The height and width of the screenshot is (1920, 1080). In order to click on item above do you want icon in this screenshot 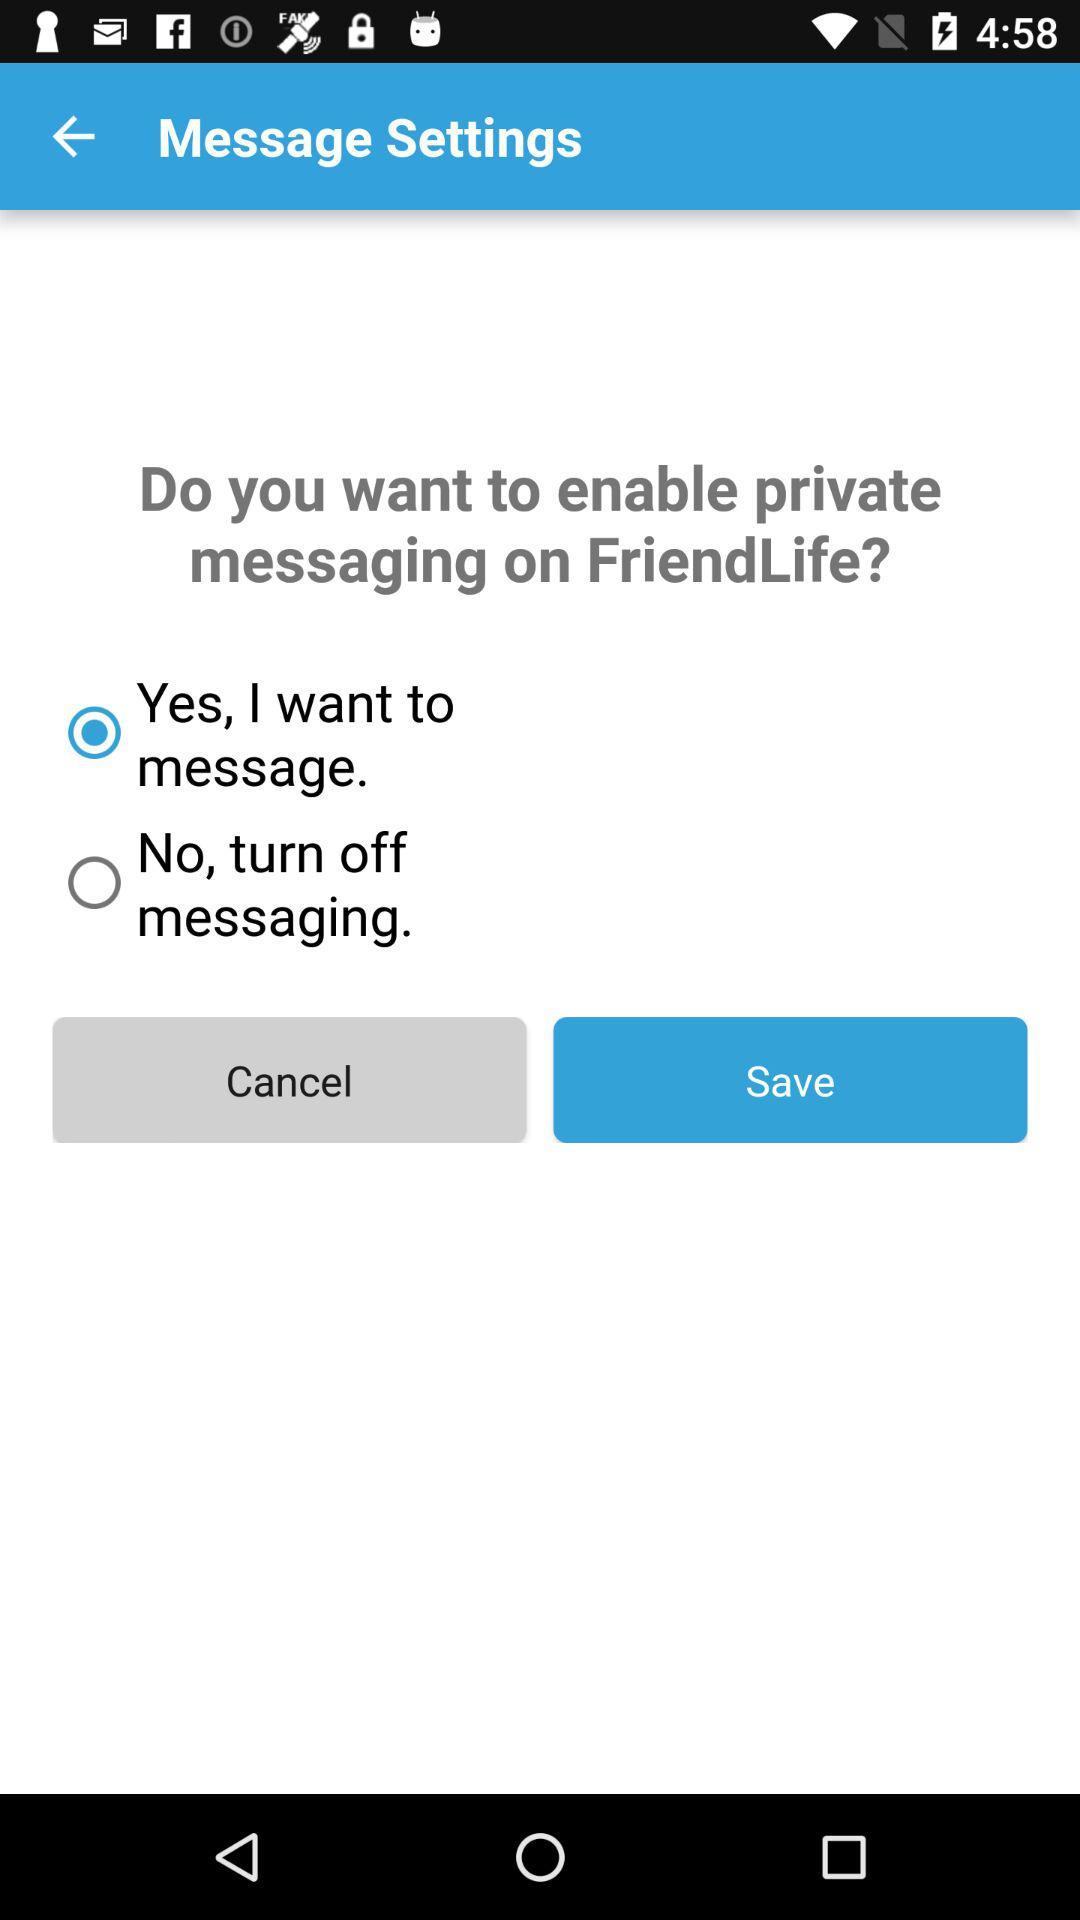, I will do `click(72, 135)`.